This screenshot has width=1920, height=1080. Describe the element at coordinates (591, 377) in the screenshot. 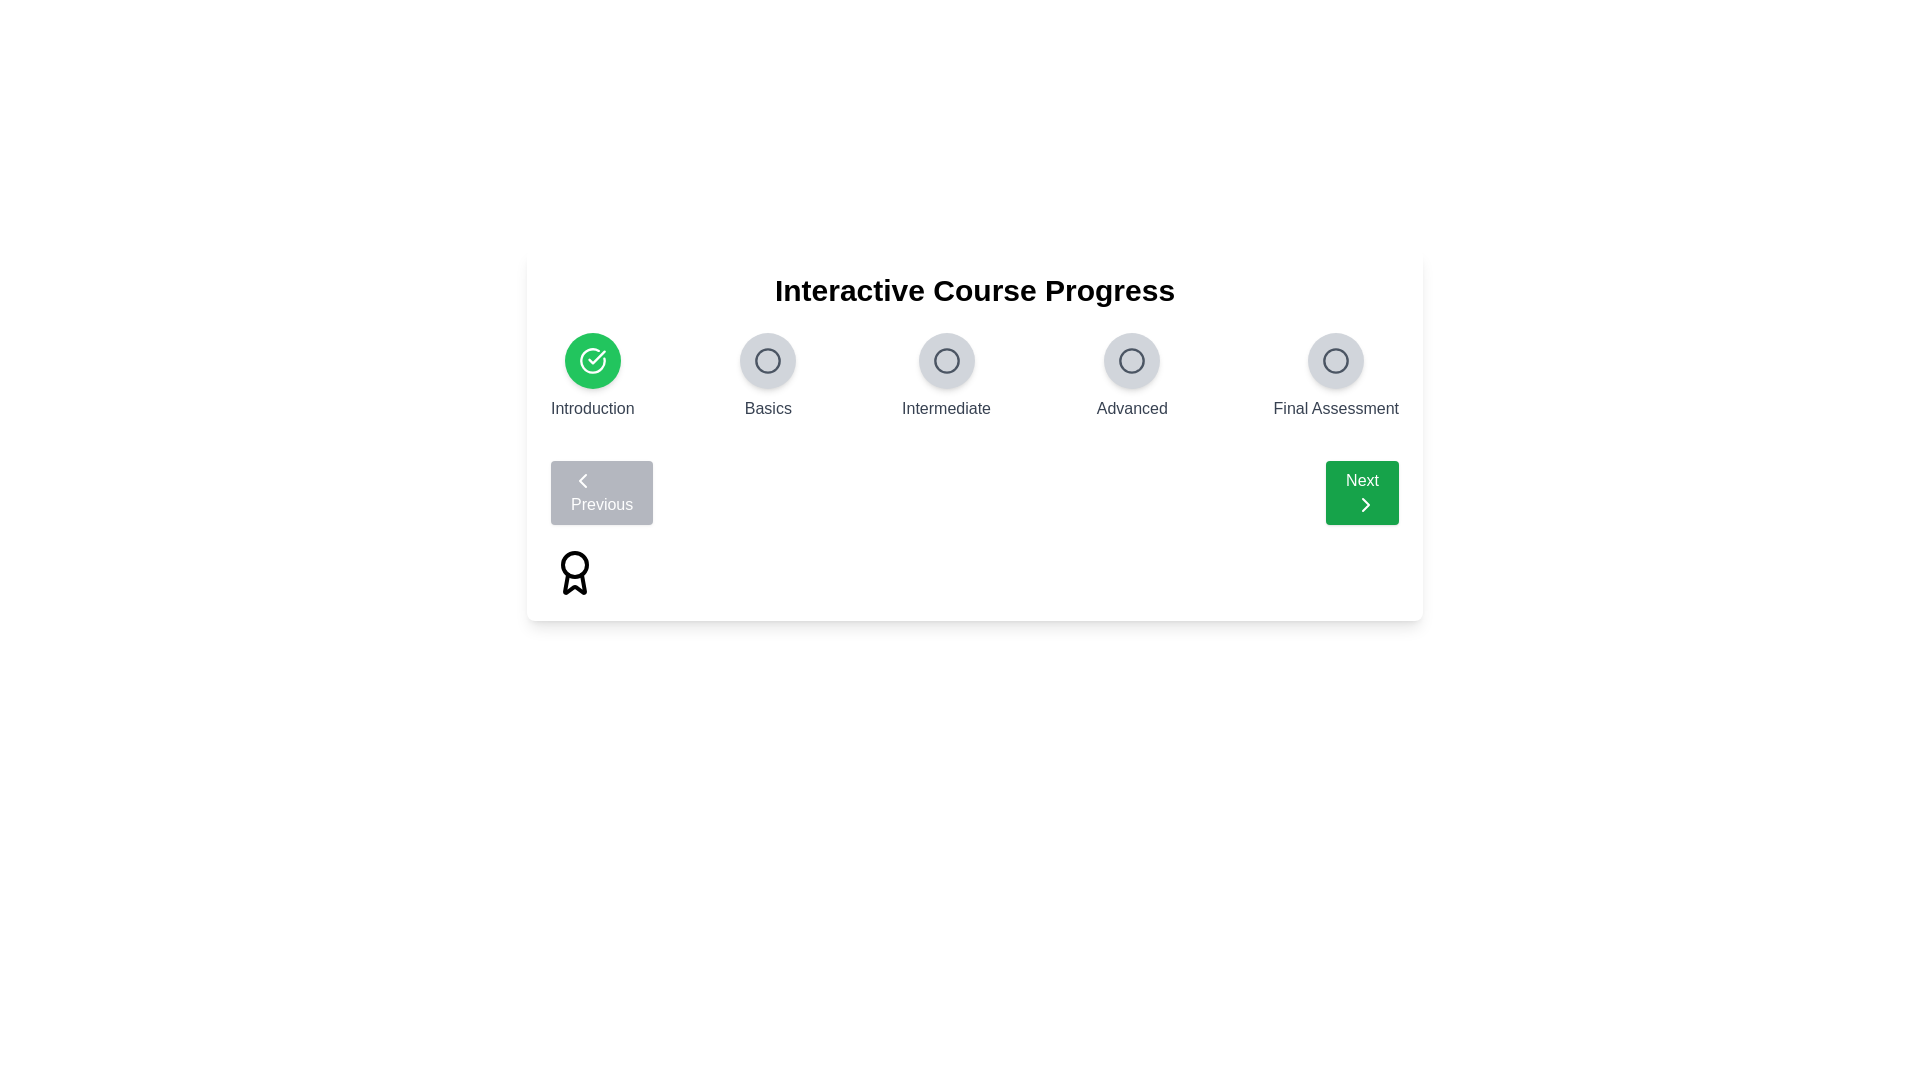

I see `the 'Introduction' stage indicator in the course progression tracker, which is represented by a checkmark icon and green background, located at the far left of the progression bar` at that location.